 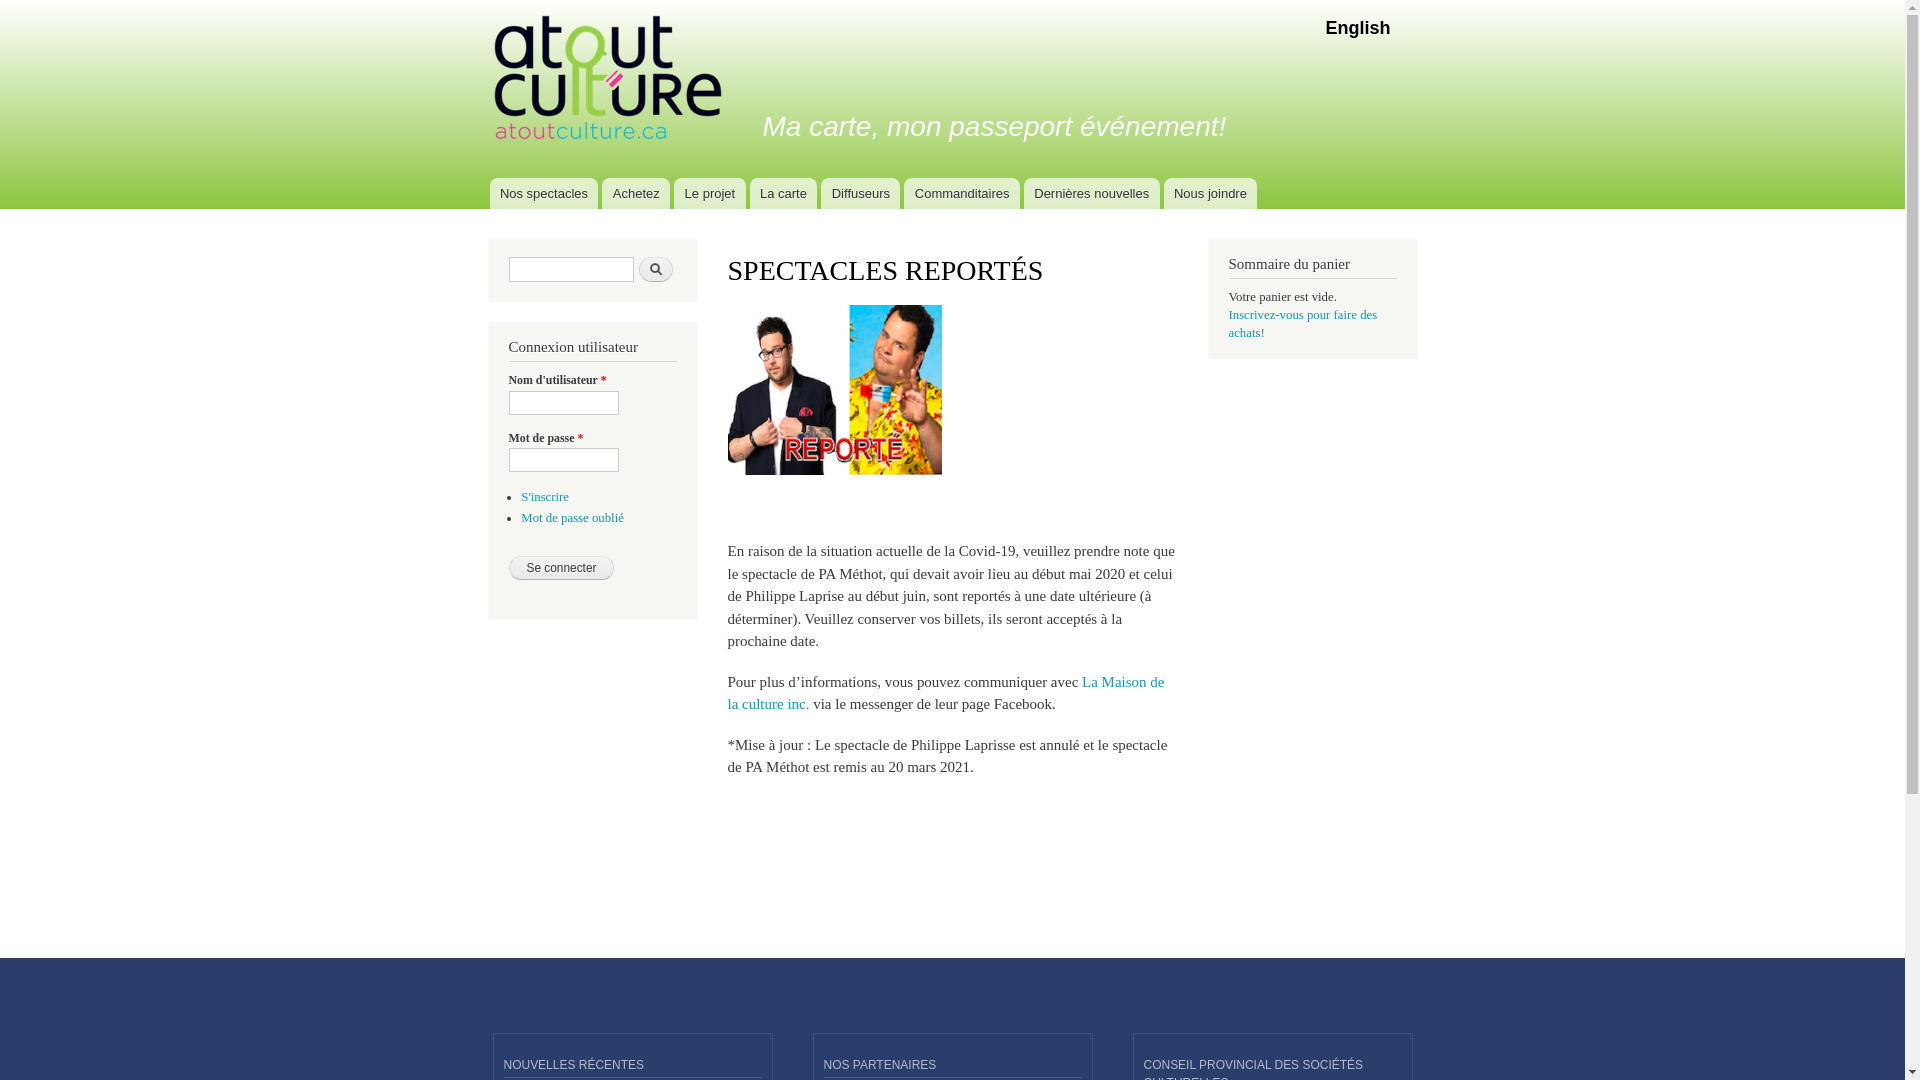 What do you see at coordinates (600, 193) in the screenshot?
I see `'Achetez'` at bounding box center [600, 193].